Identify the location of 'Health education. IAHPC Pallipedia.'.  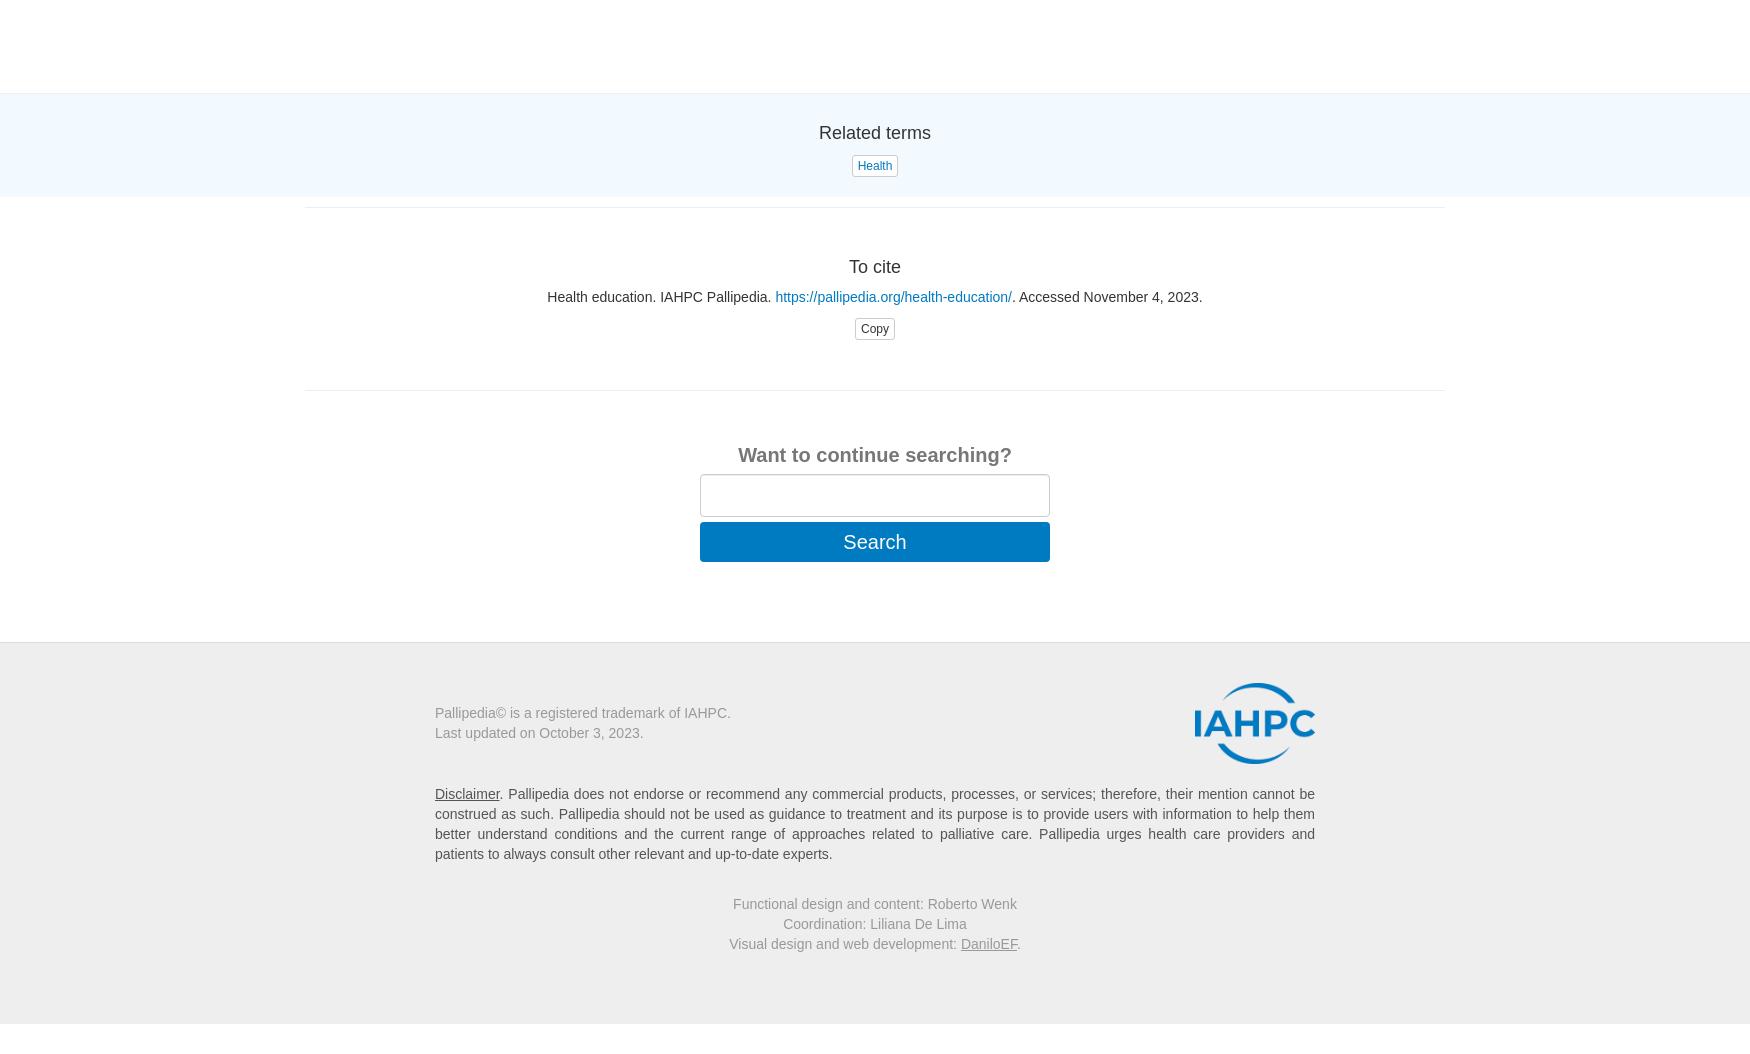
(659, 296).